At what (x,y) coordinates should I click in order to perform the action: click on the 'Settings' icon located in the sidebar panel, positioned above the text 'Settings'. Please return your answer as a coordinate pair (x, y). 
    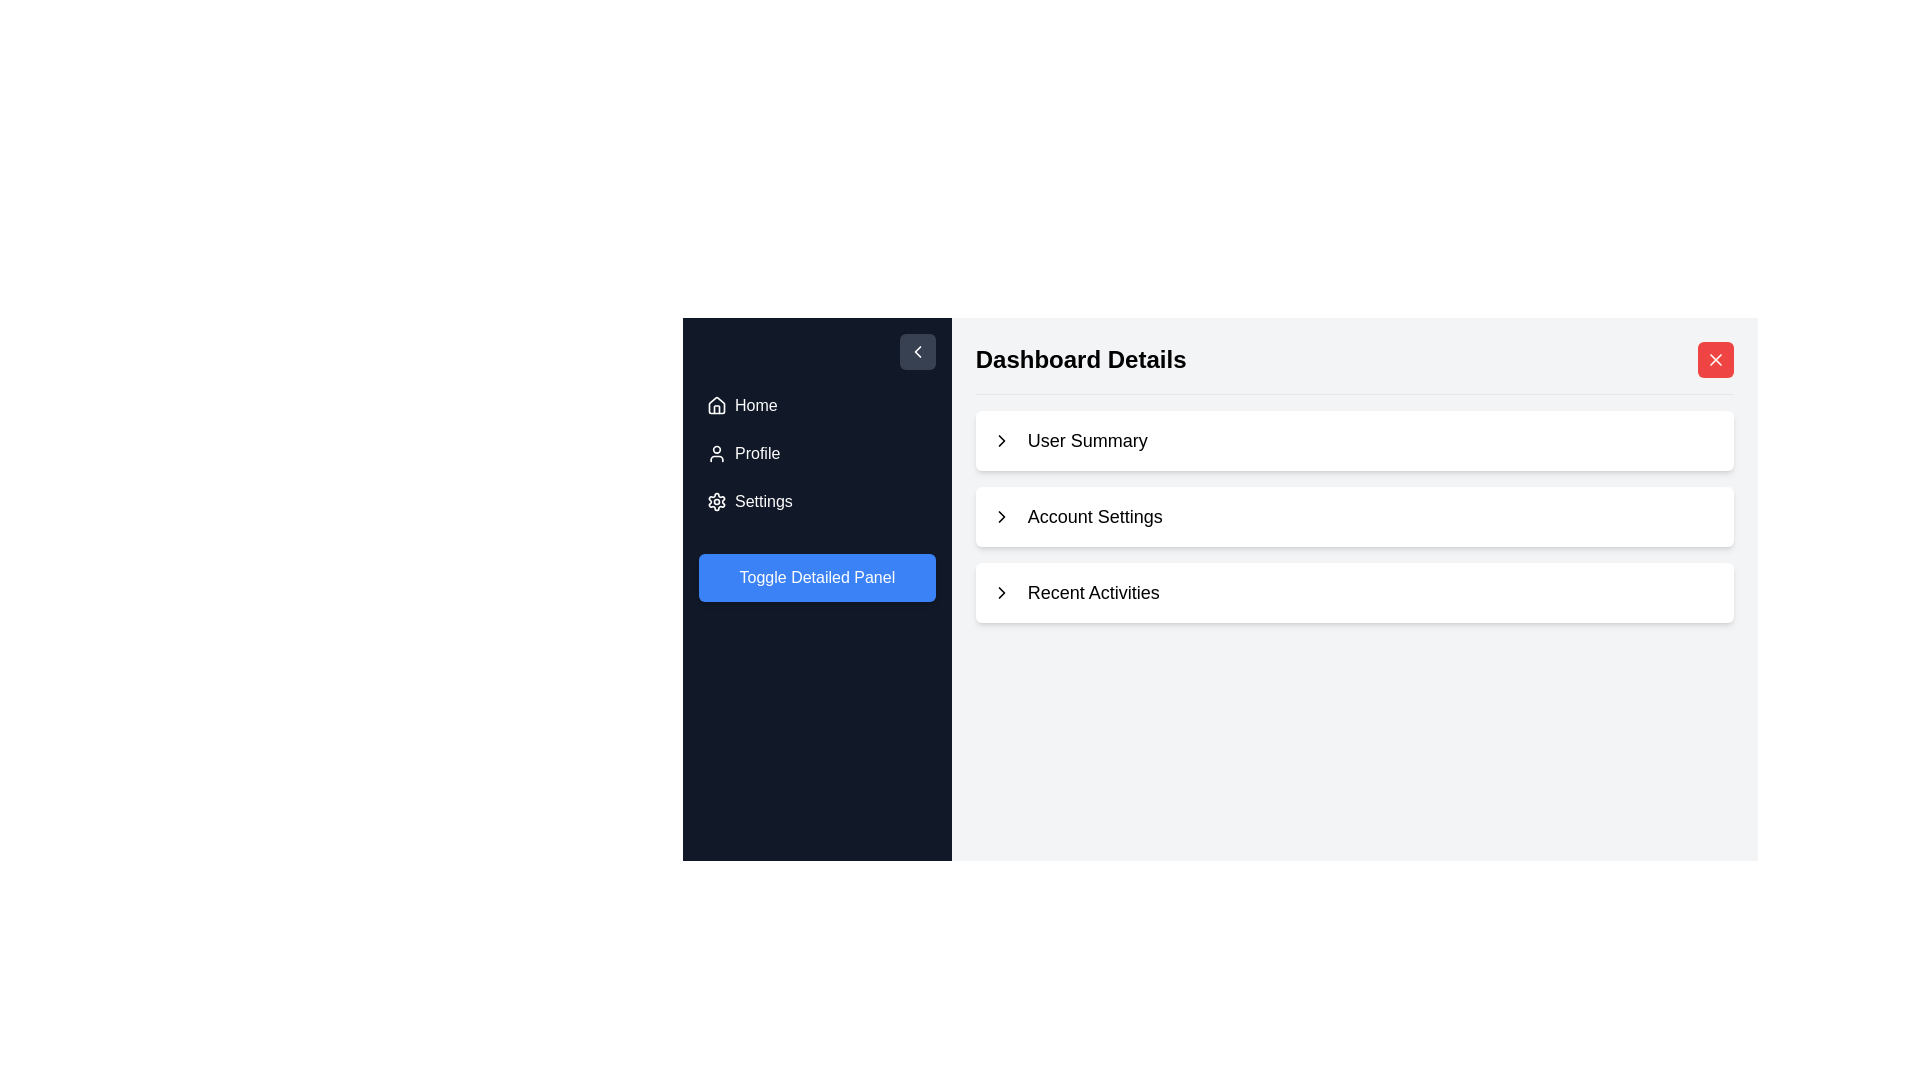
    Looking at the image, I should click on (716, 500).